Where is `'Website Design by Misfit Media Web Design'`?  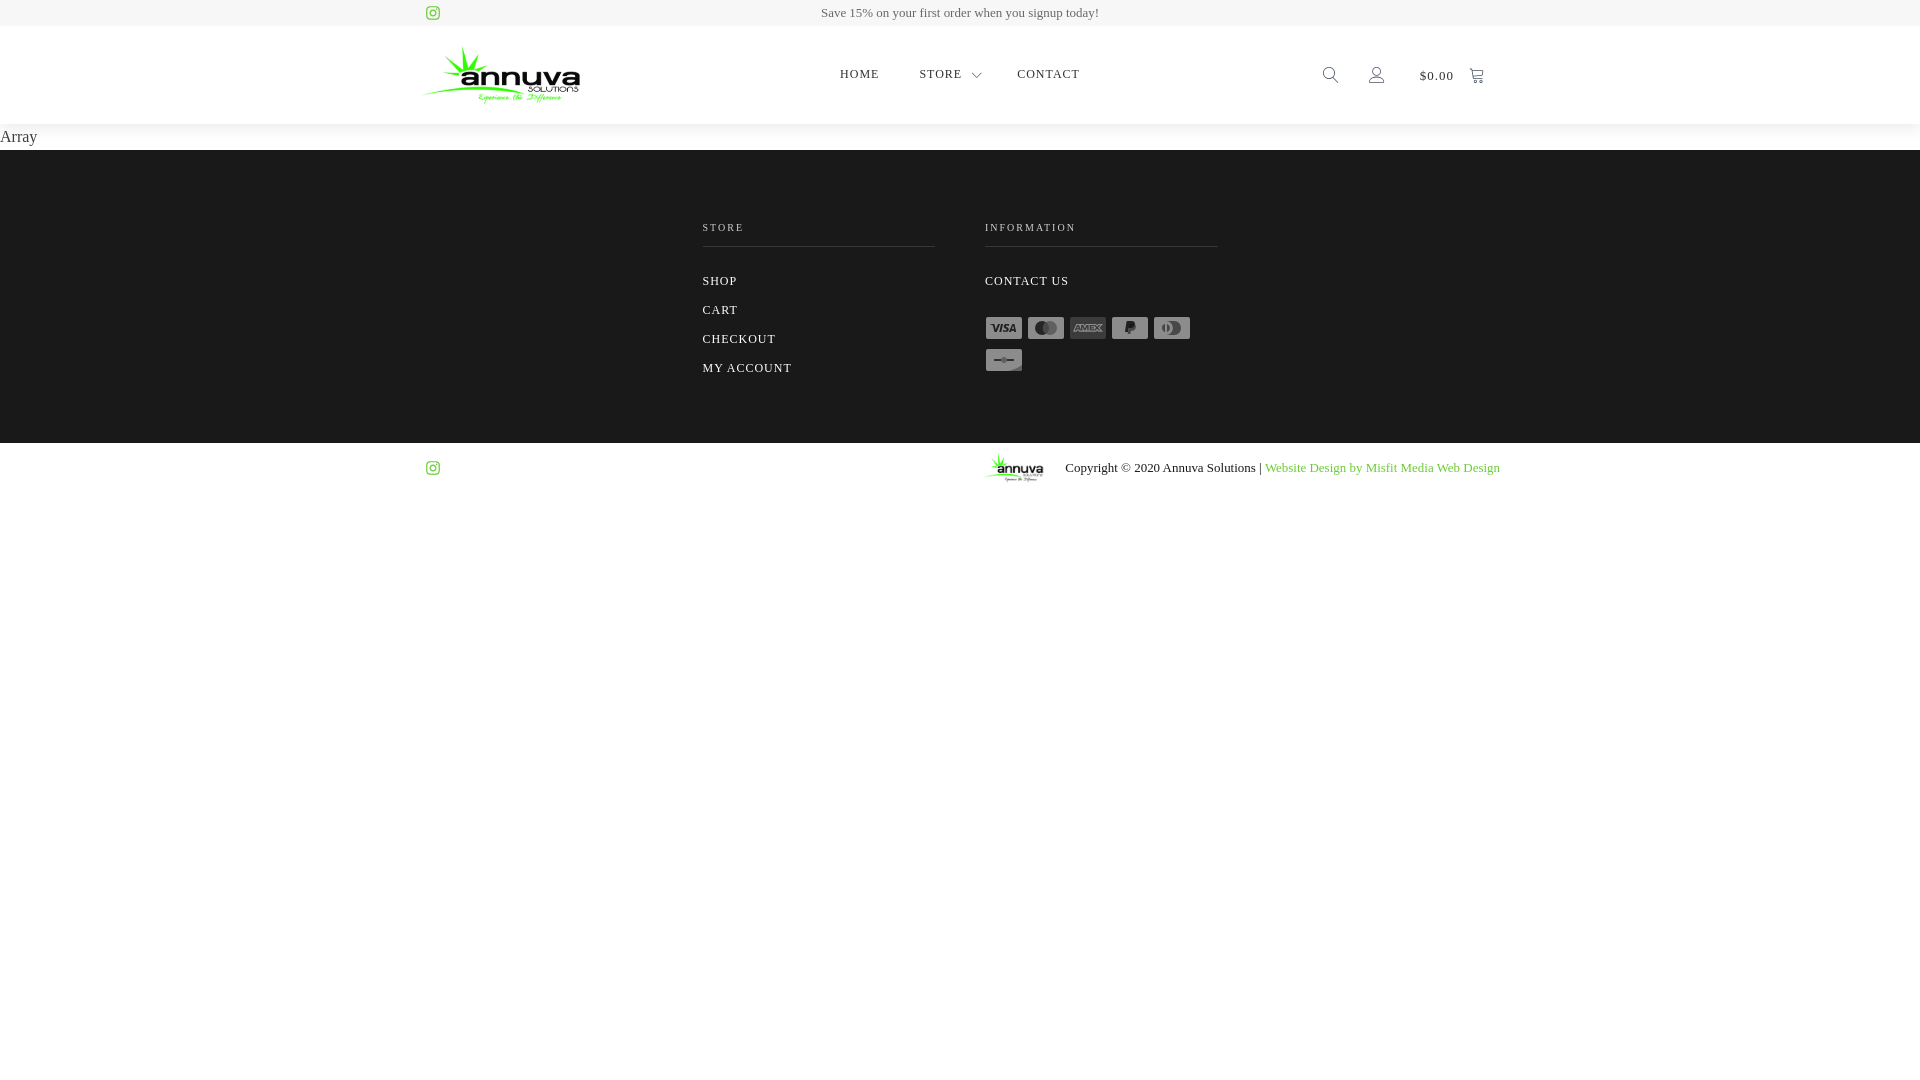
'Website Design by Misfit Media Web Design' is located at coordinates (1264, 468).